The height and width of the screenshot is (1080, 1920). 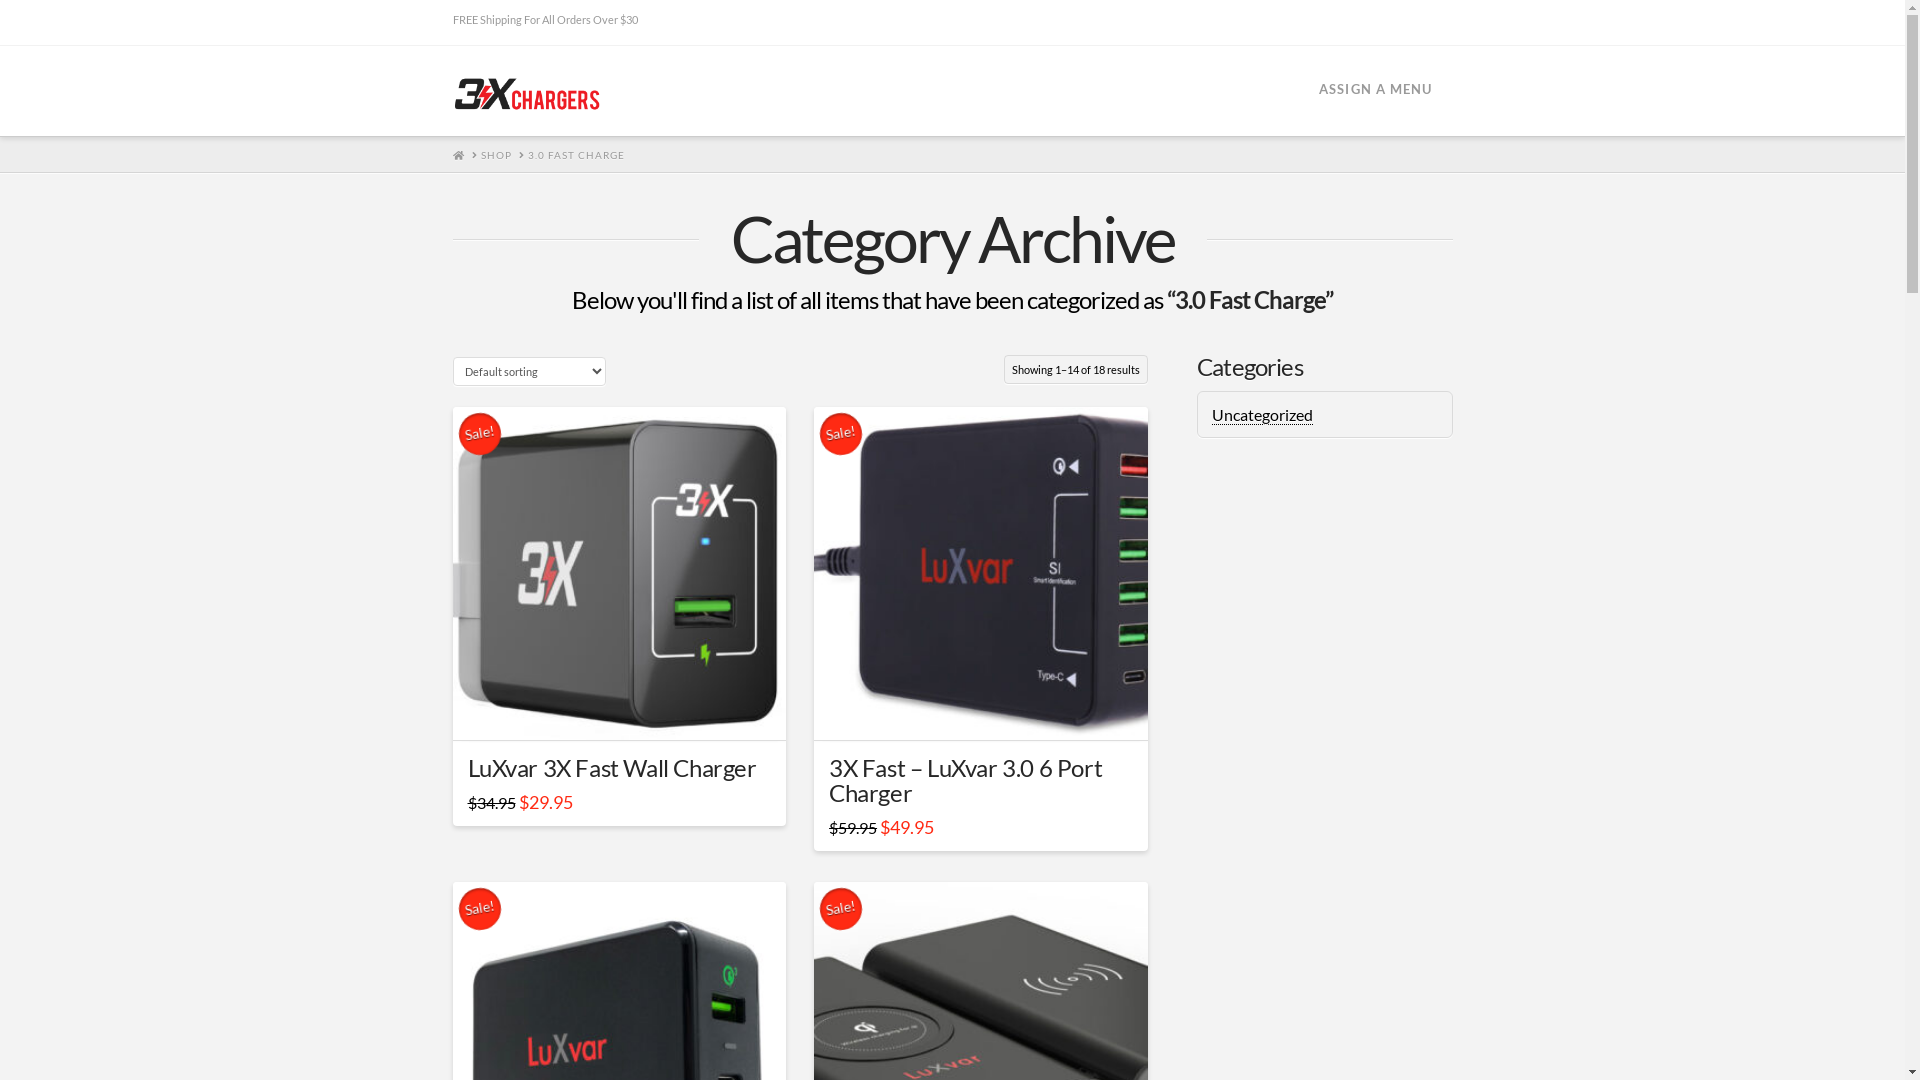 What do you see at coordinates (1374, 91) in the screenshot?
I see `'ASSIGN A MENU'` at bounding box center [1374, 91].